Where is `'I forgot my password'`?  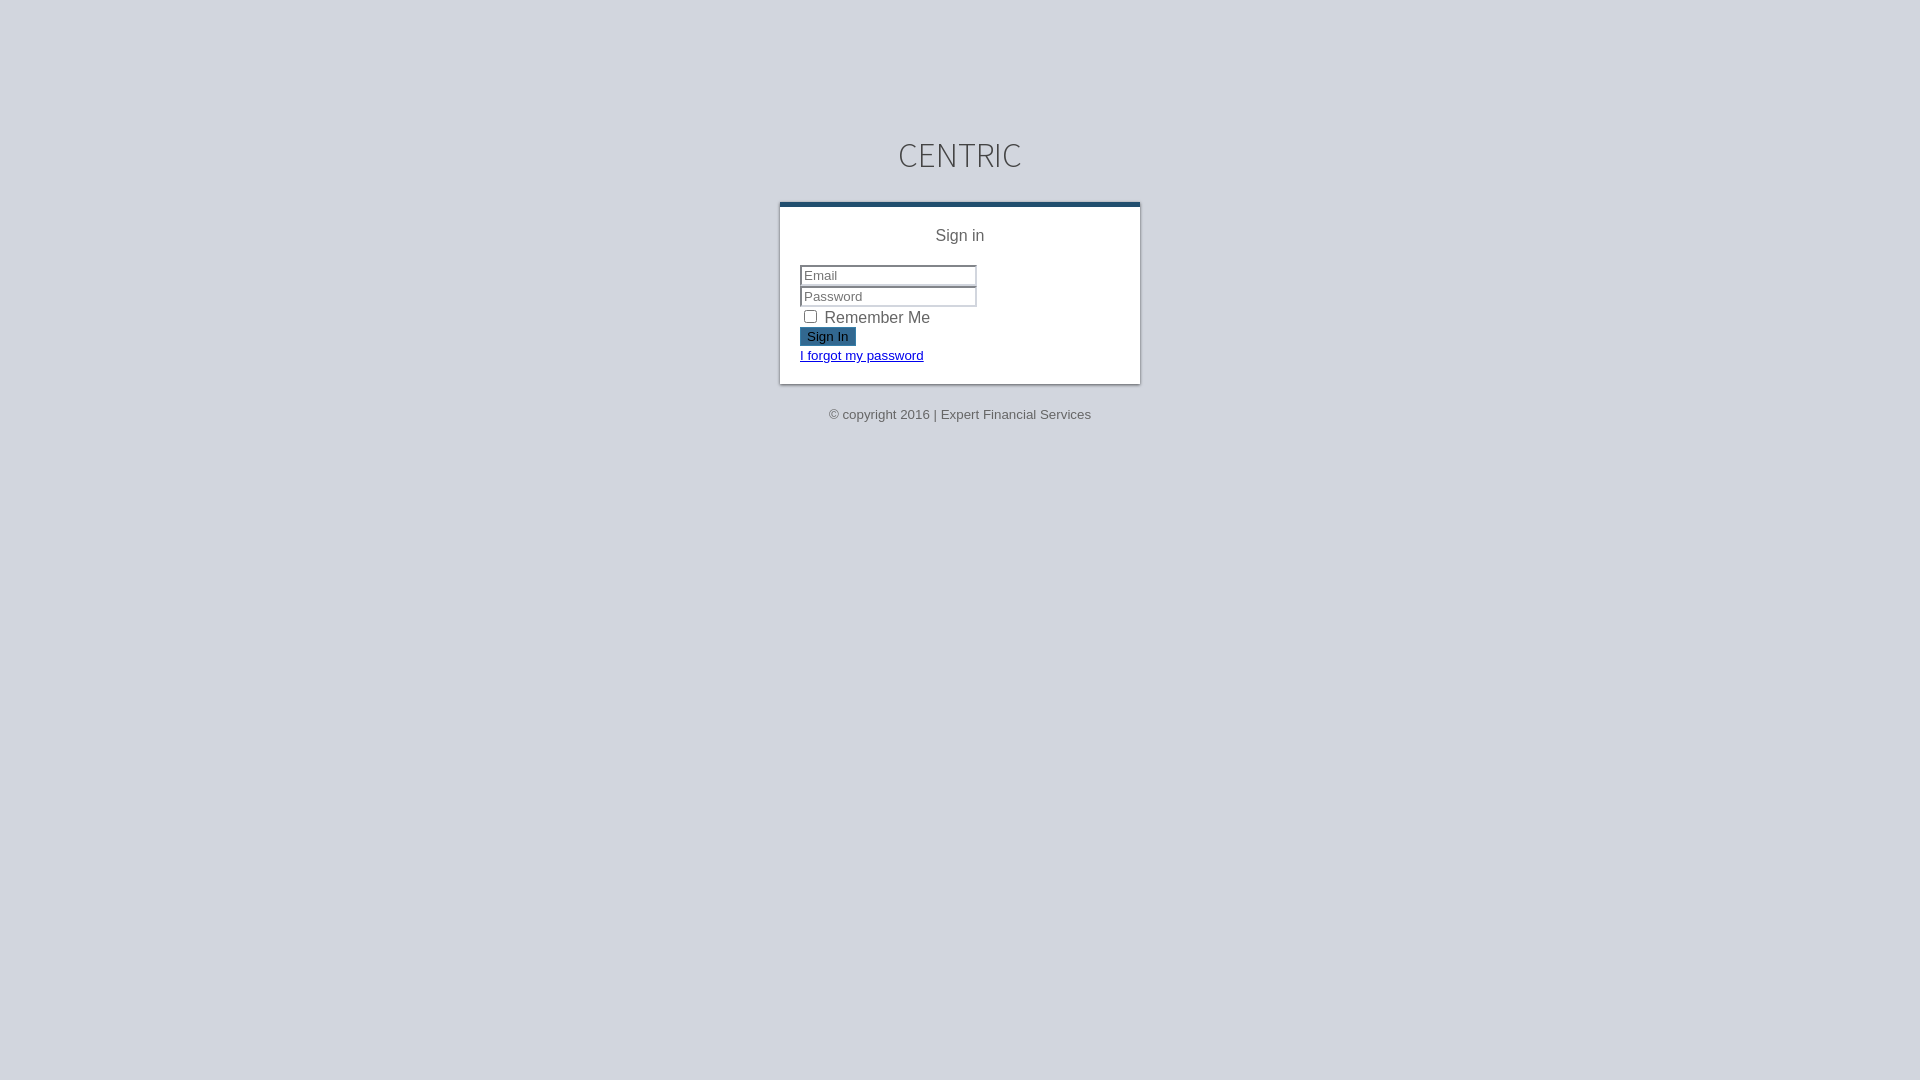 'I forgot my password' is located at coordinates (862, 353).